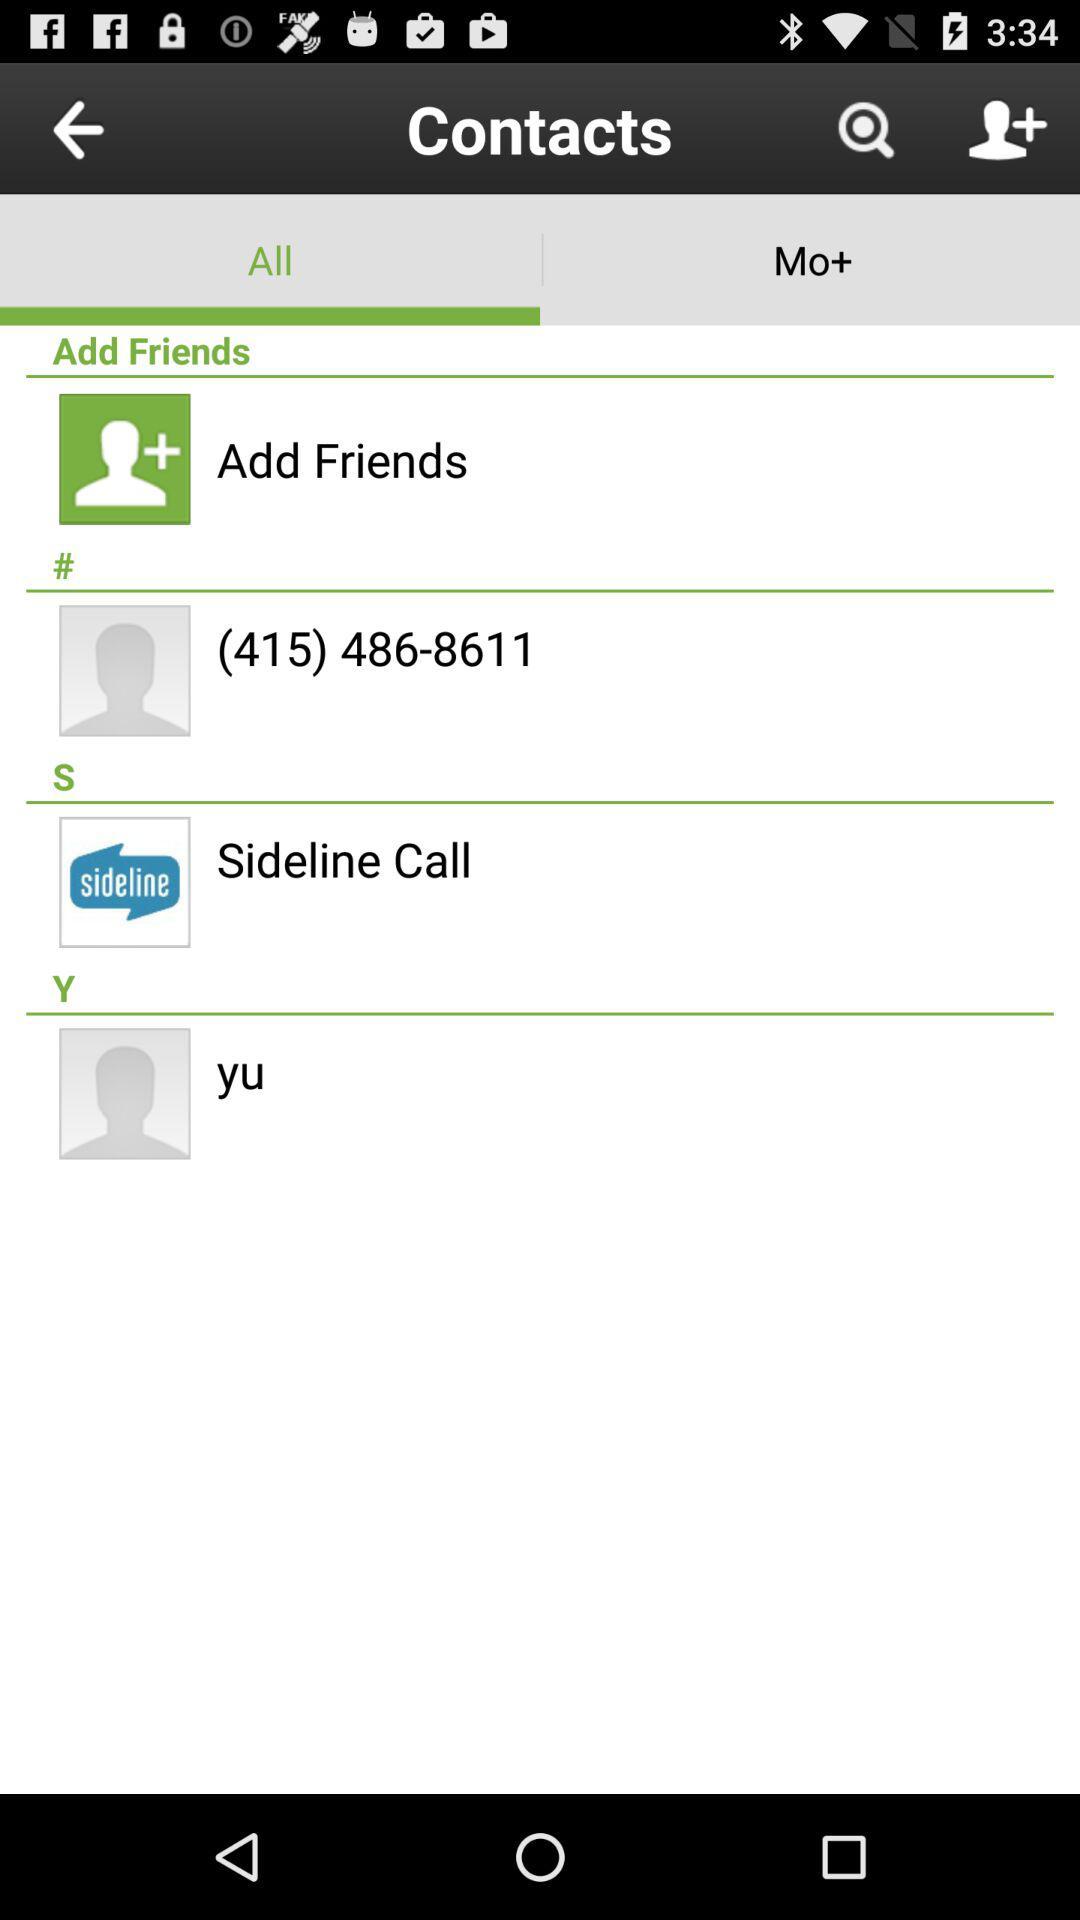 The image size is (1080, 1920). Describe the element at coordinates (864, 136) in the screenshot. I see `the search icon` at that location.